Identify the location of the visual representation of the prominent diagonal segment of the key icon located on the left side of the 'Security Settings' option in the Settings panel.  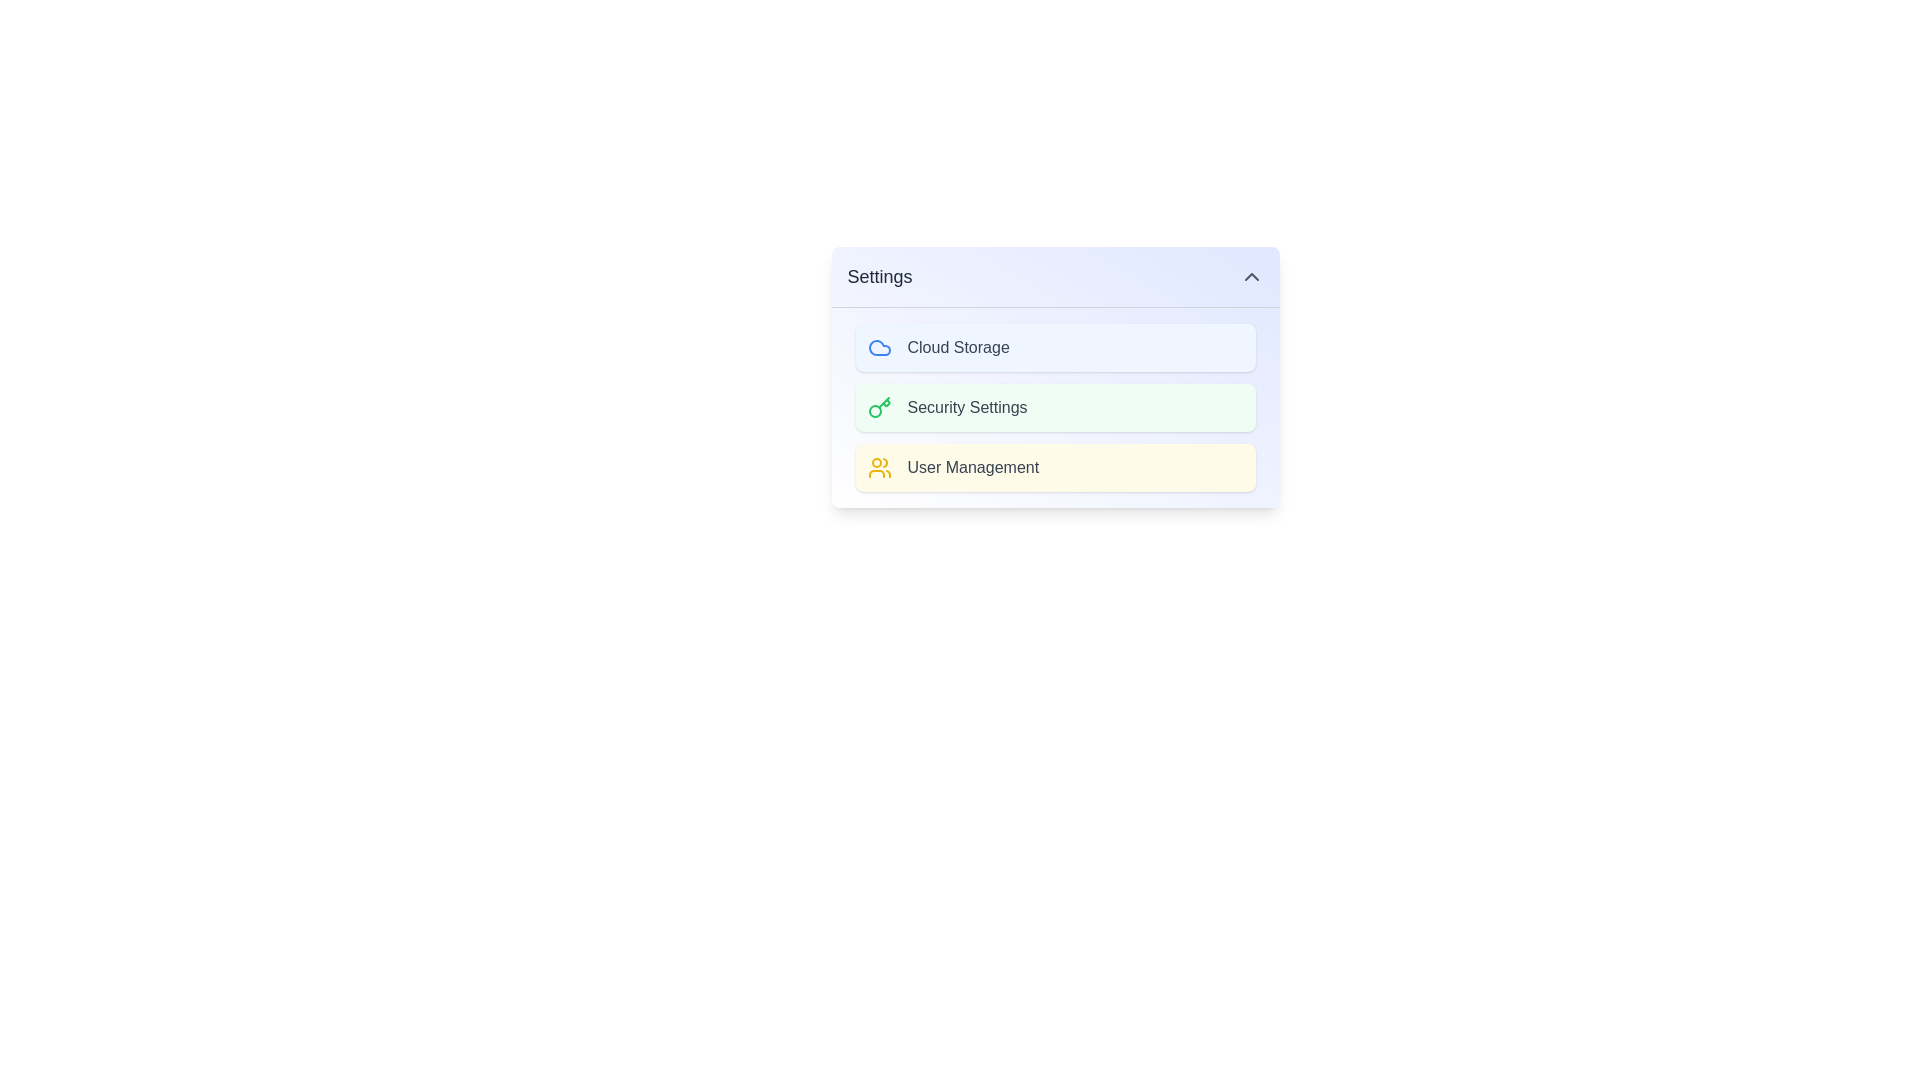
(882, 402).